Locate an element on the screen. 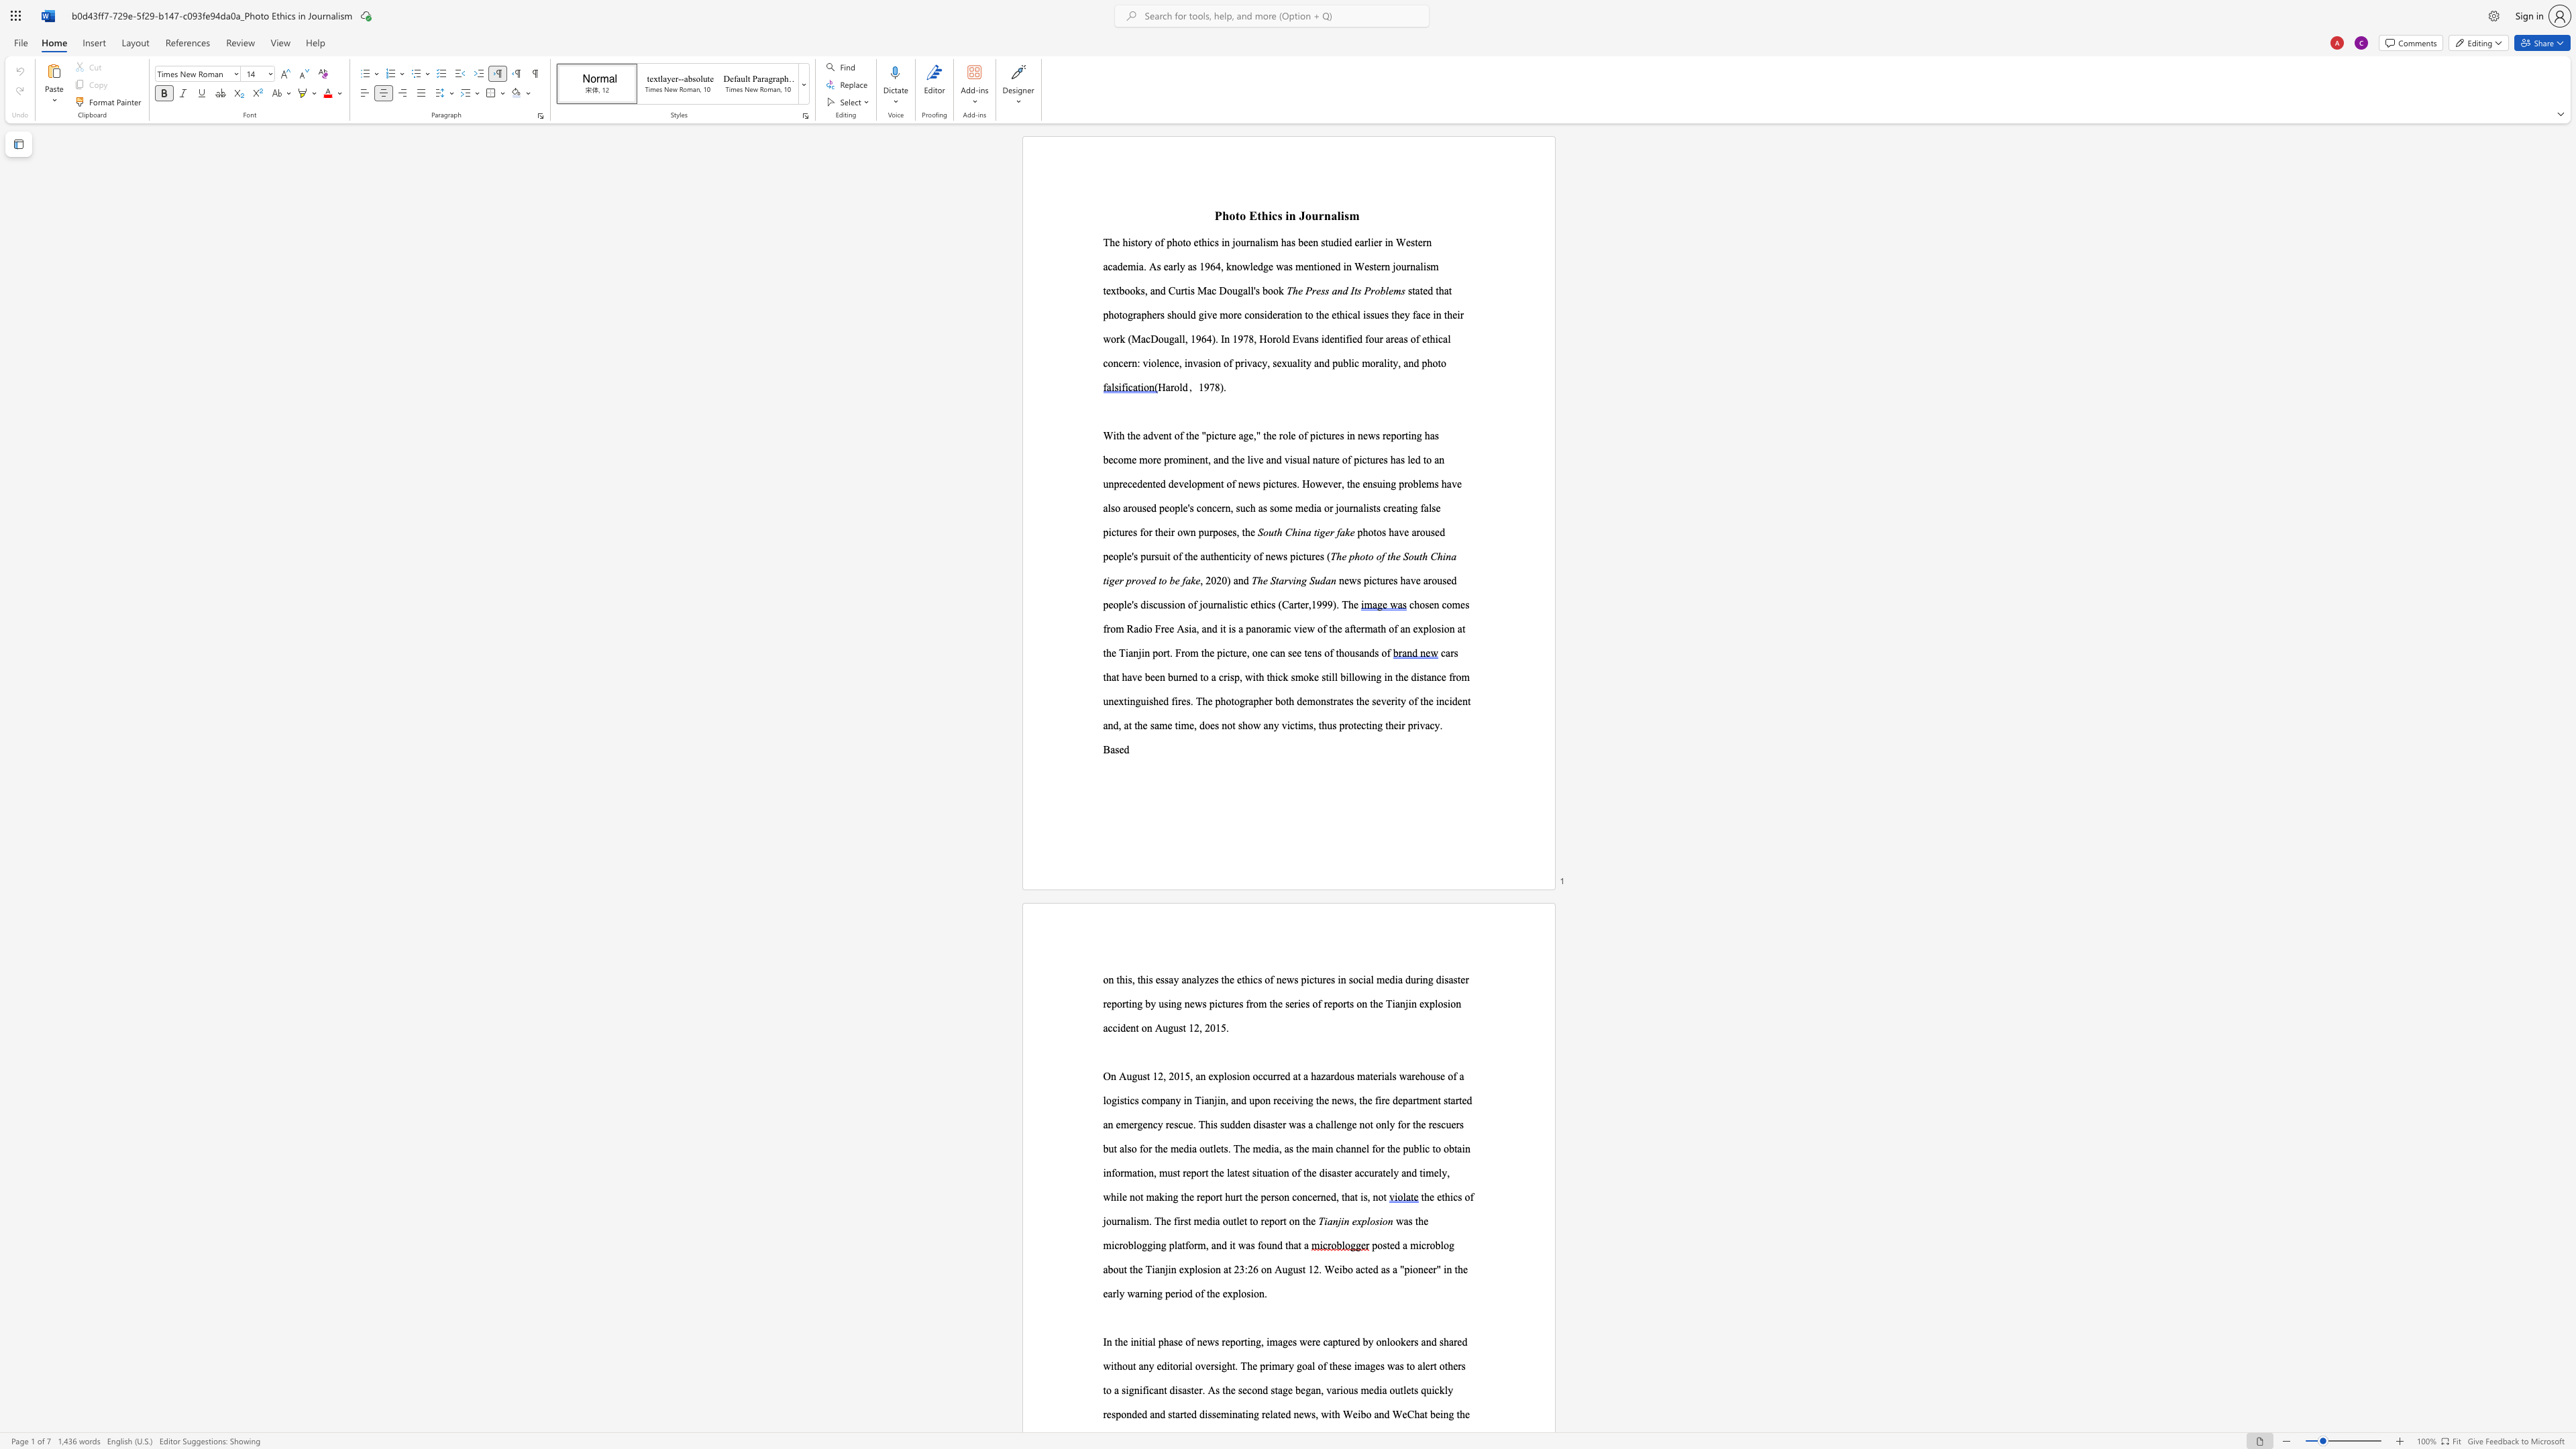 The width and height of the screenshot is (2576, 1449). the subset text "ual nature of pictures has led to an unprecedented development of news pictures. However, the ensuing problems have also aroused people" within the text "With the advent of the" is located at coordinates (1296, 459).